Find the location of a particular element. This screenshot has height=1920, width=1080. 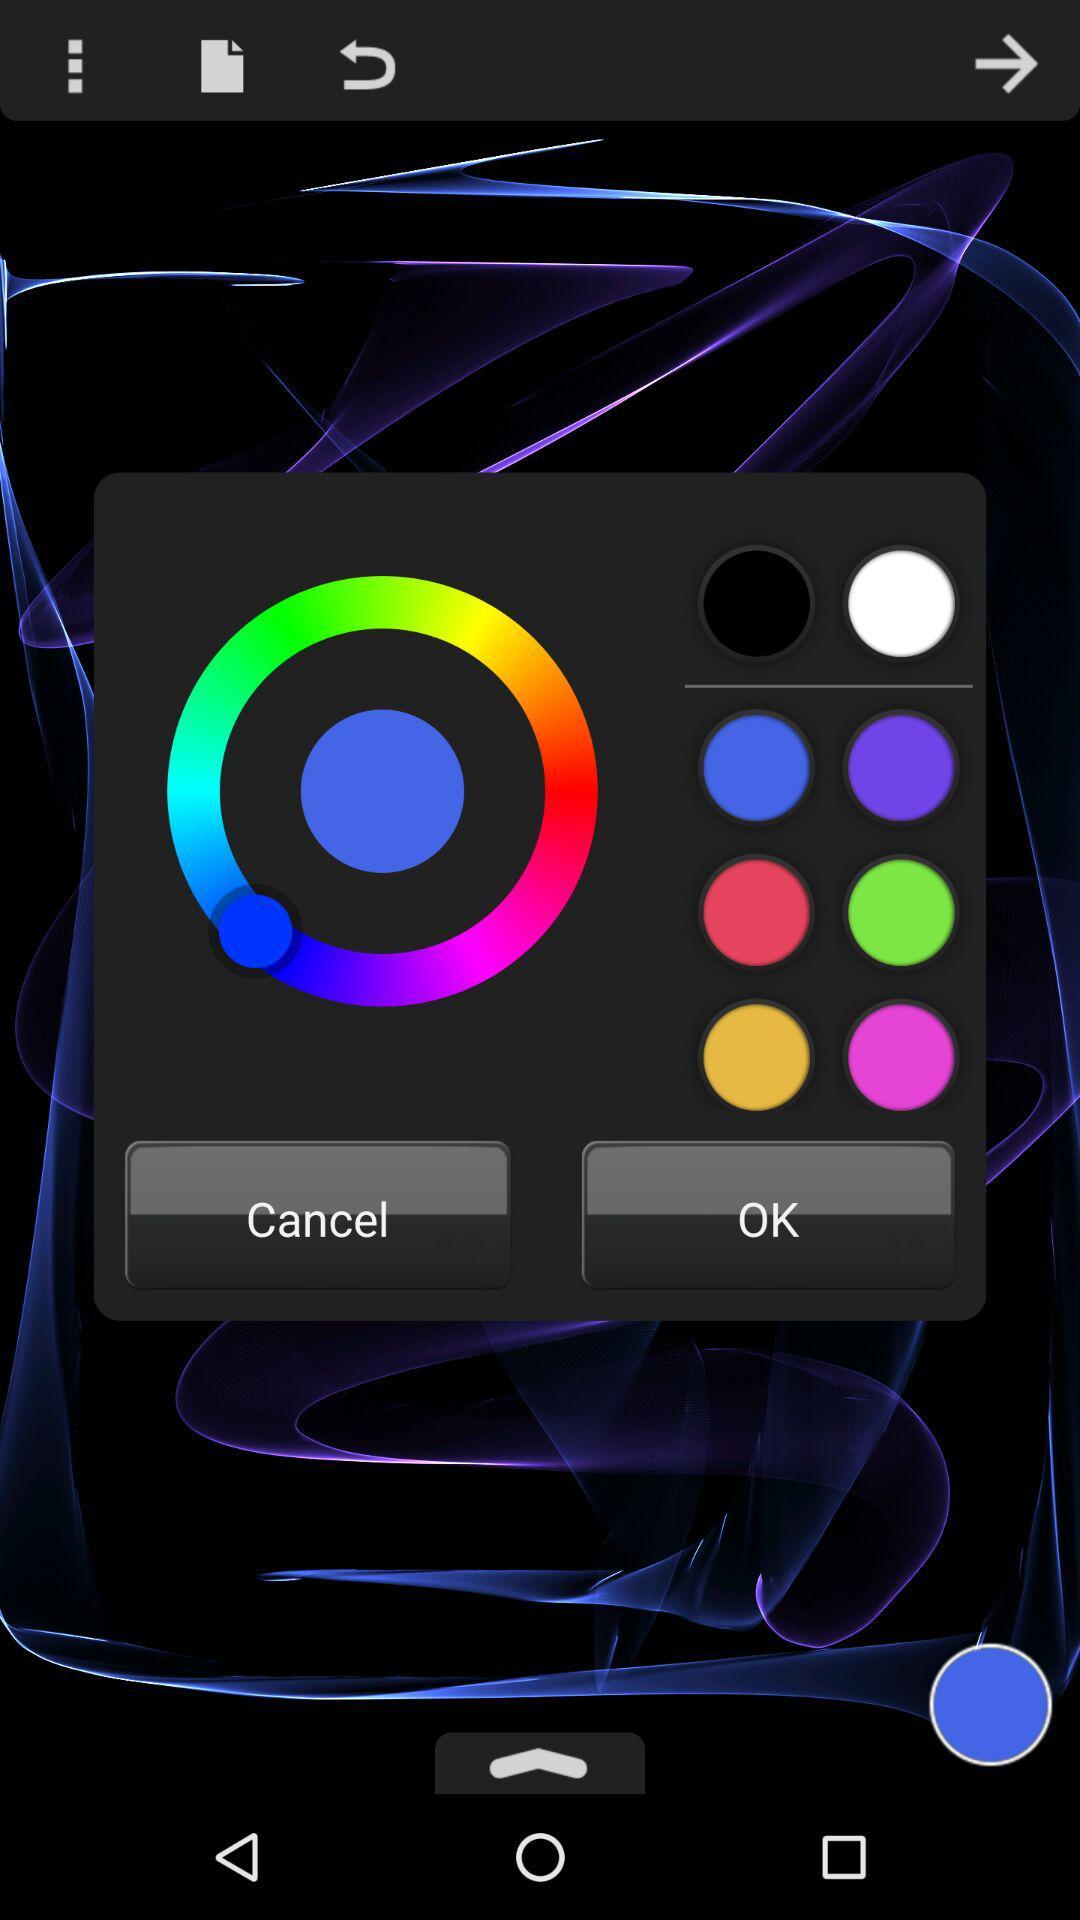

choose this color is located at coordinates (757, 912).